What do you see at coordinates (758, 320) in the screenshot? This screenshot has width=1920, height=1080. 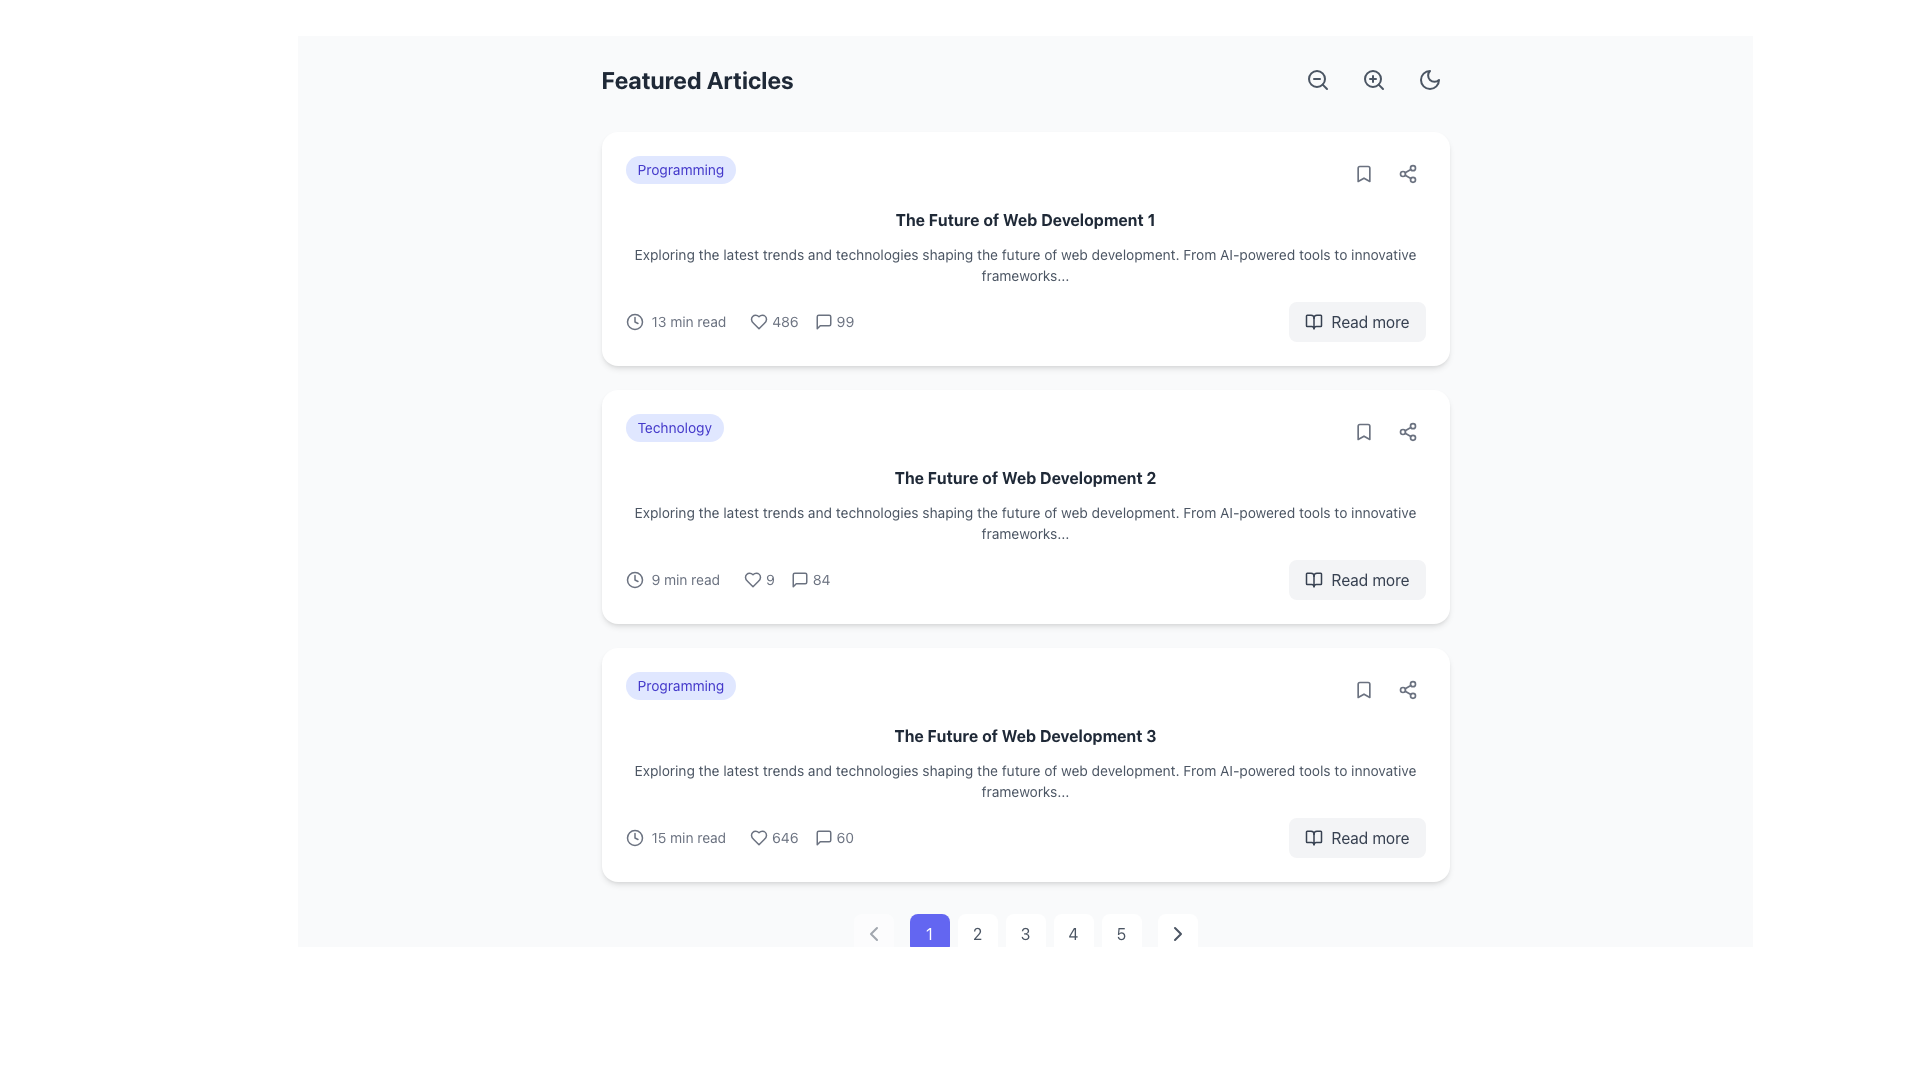 I see `the heart icon to like or unlike the article it is associated with, located in the bottom row of the first card in the article list` at bounding box center [758, 320].